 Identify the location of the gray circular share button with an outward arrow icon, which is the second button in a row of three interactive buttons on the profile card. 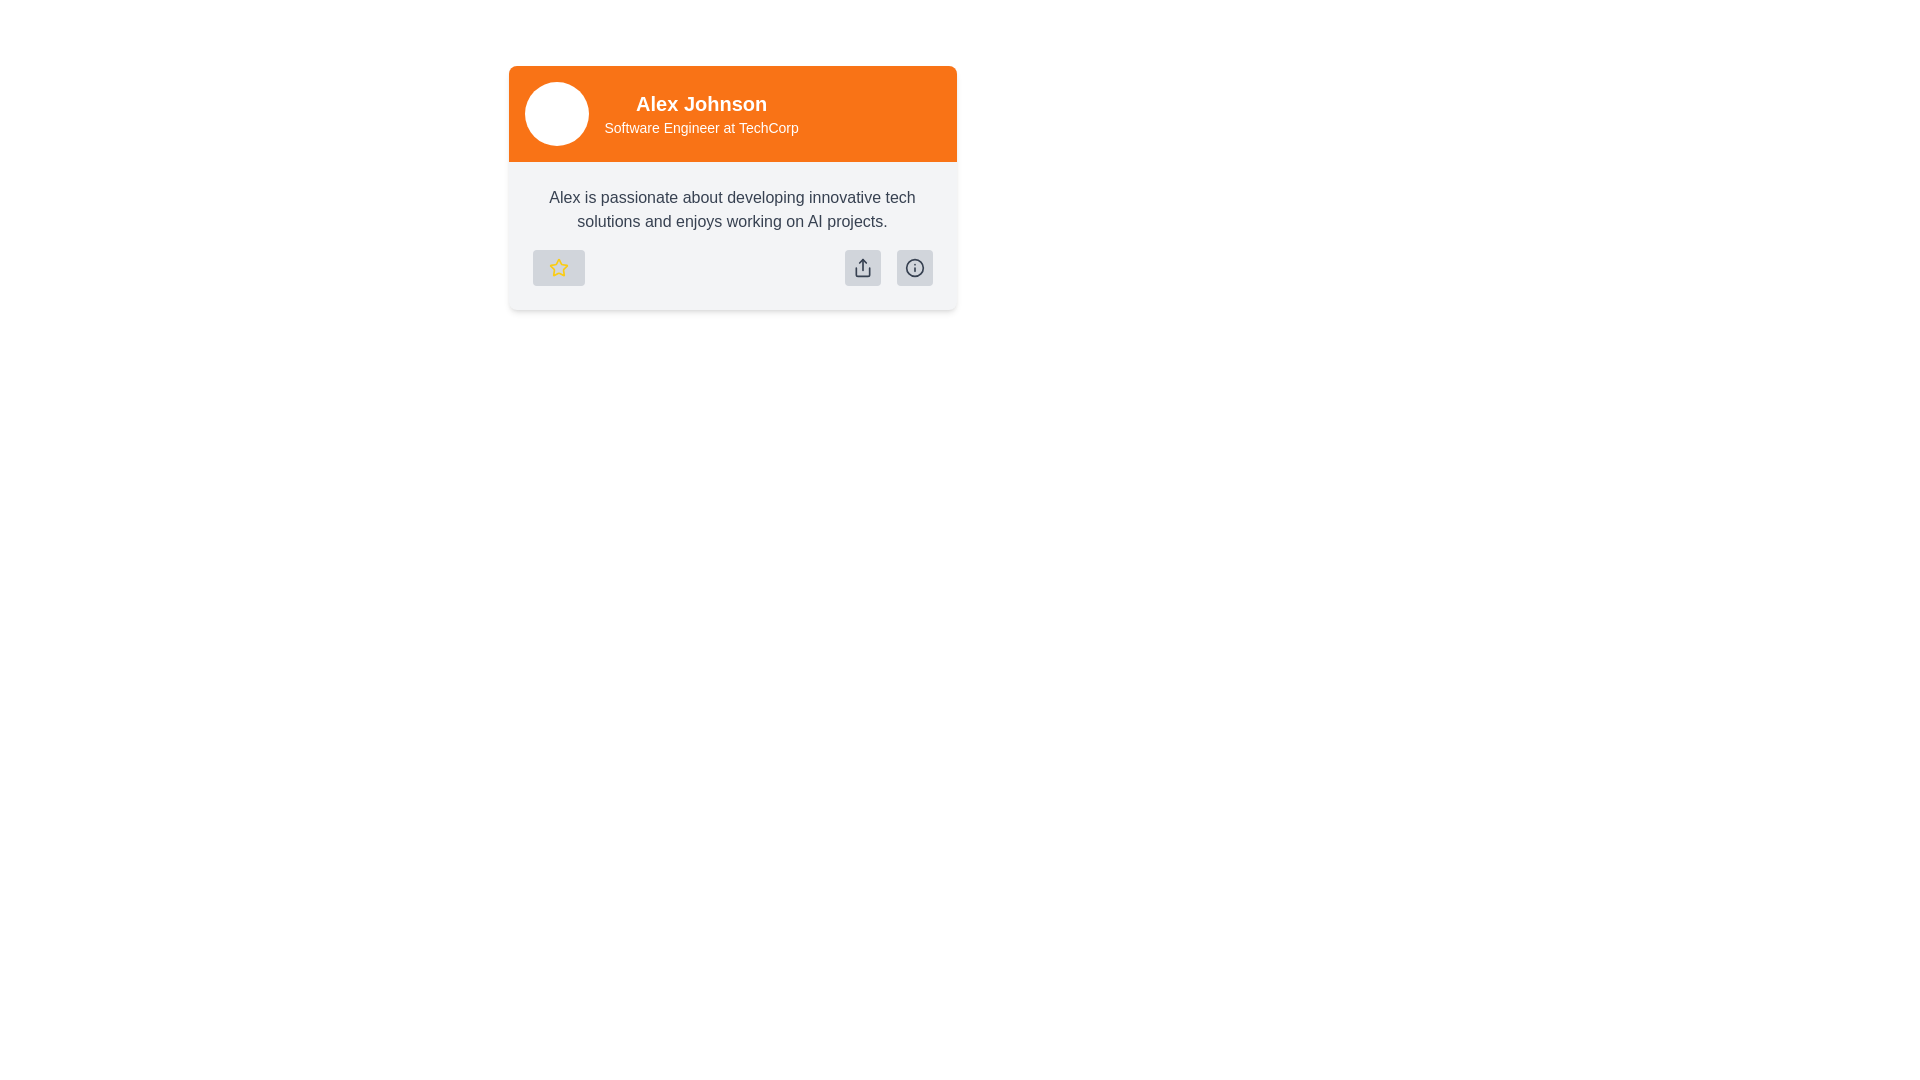
(862, 266).